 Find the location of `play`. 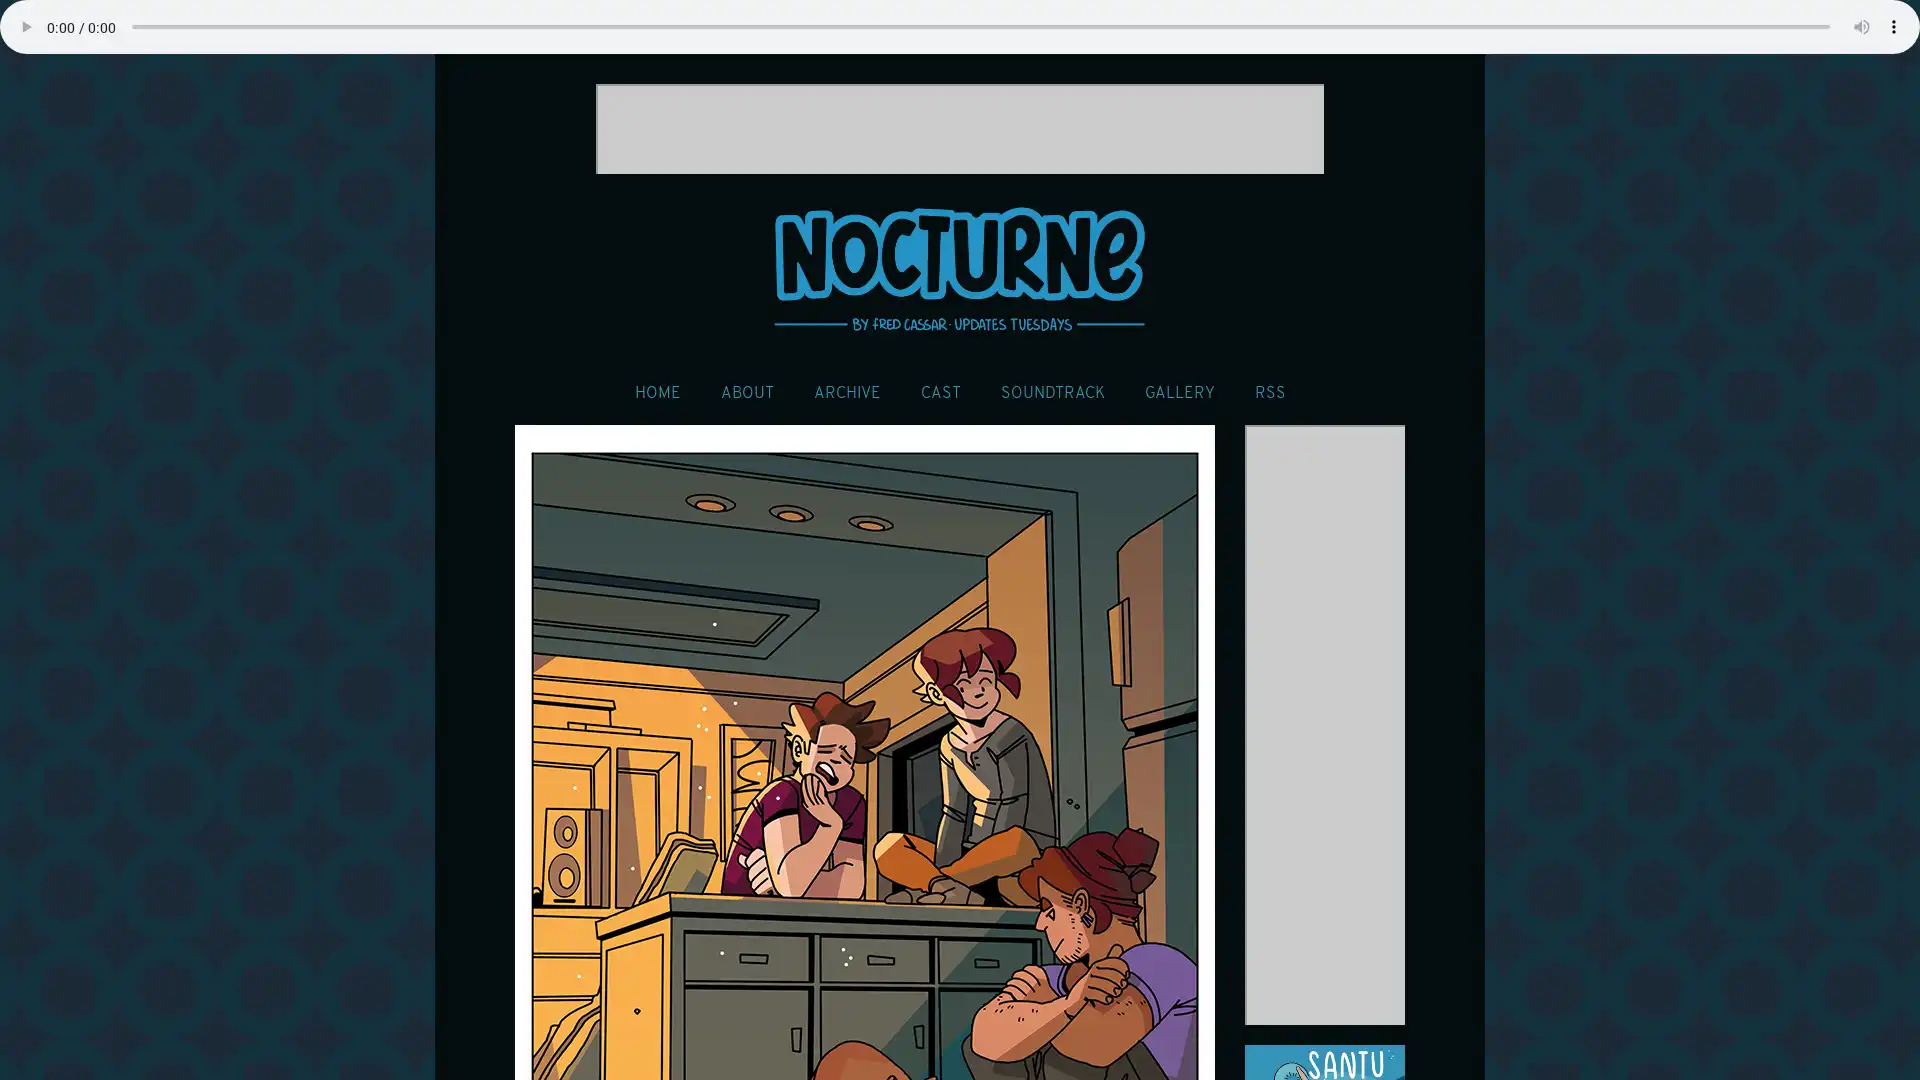

play is located at coordinates (25, 27).